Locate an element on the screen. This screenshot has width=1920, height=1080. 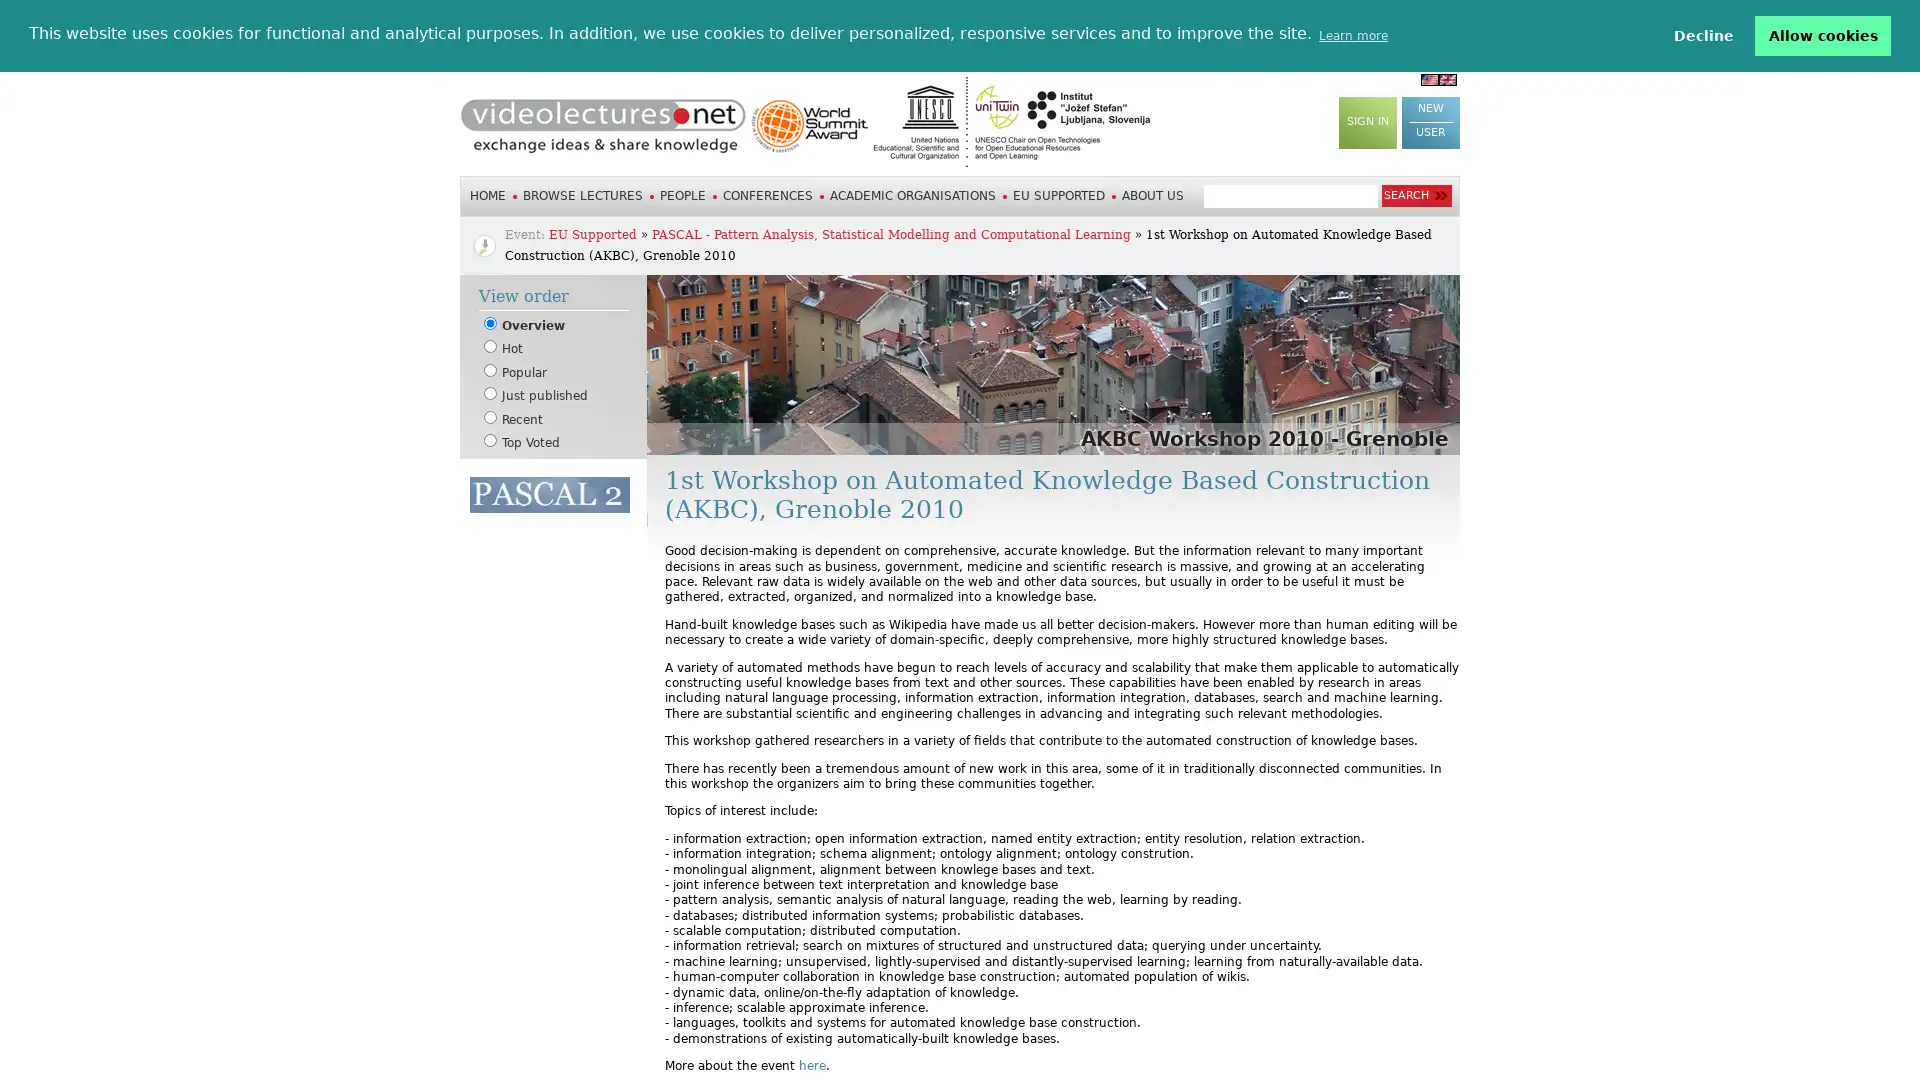
allow cookies is located at coordinates (1823, 35).